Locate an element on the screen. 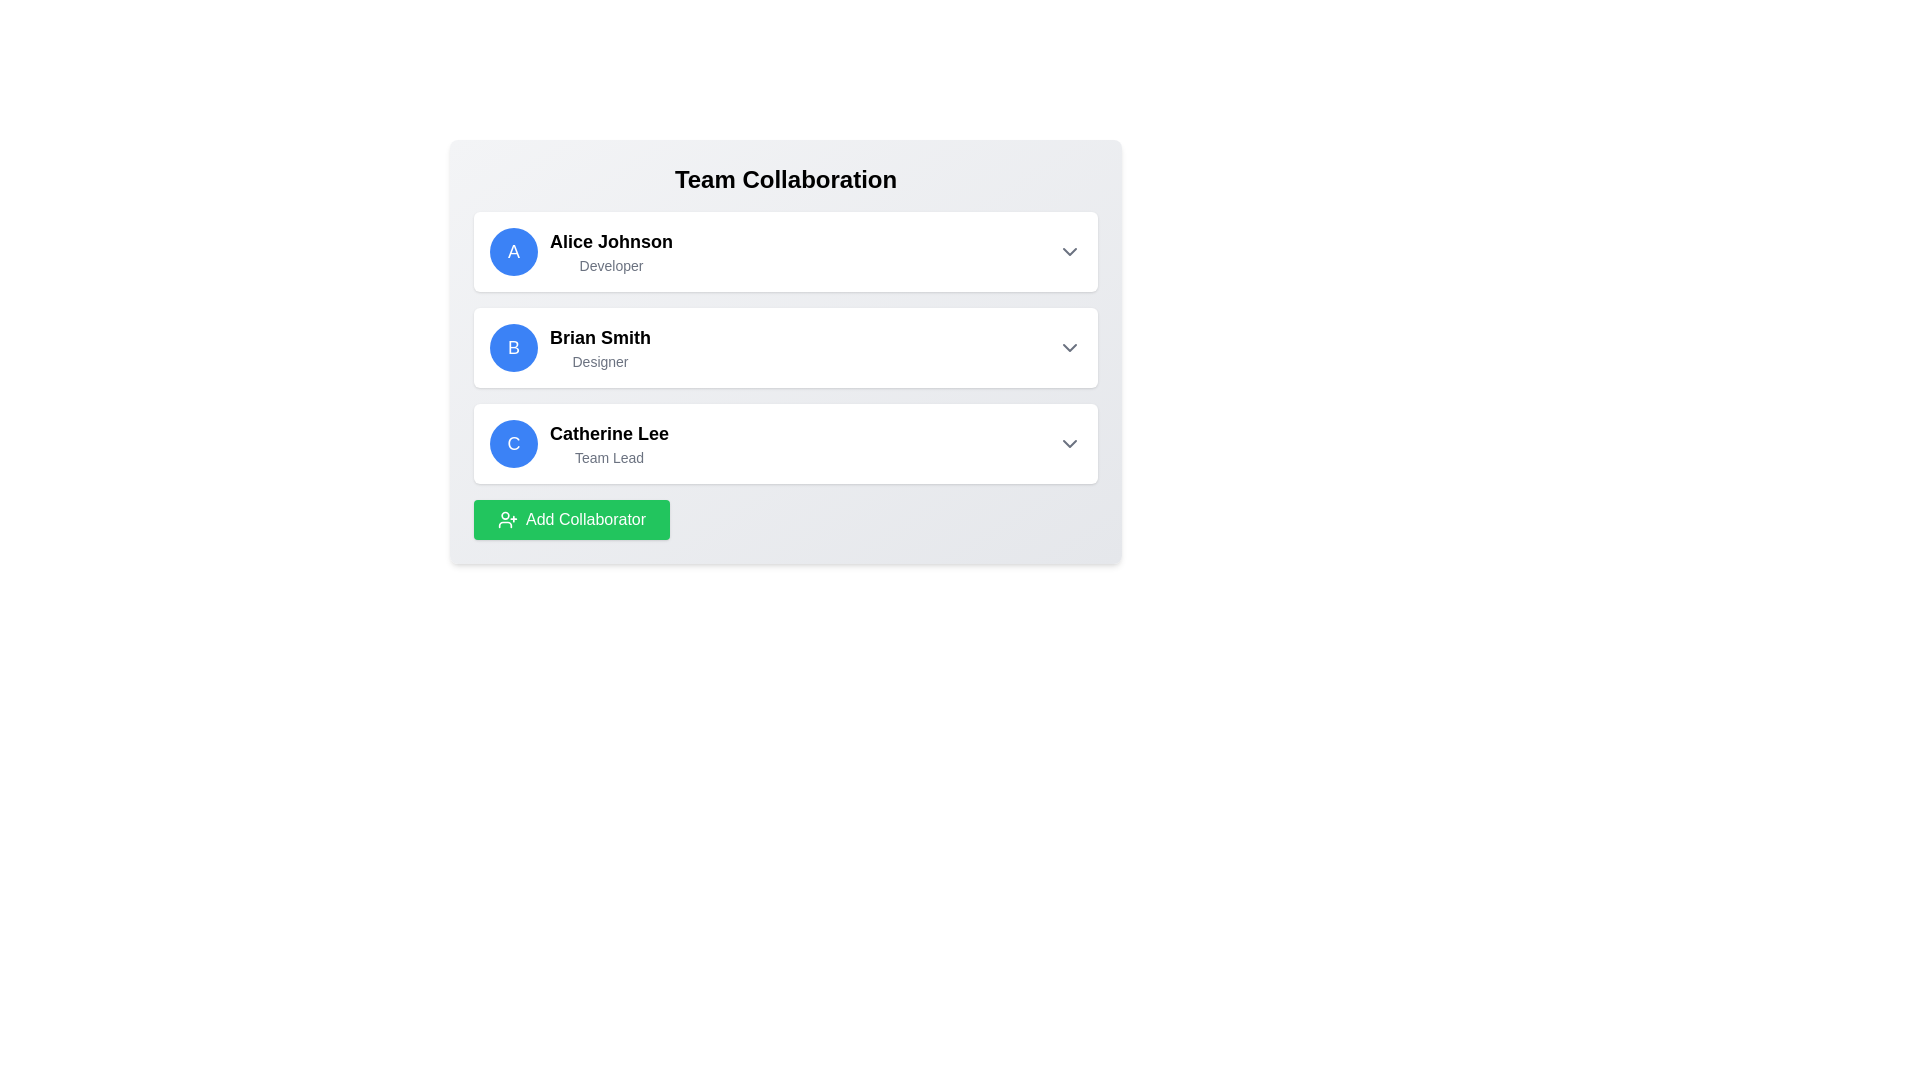 The image size is (1920, 1080). the text label that describes the role or title of the user 'Alice Johnson' in the 'Team Collaboration' section, located immediately below the name 'Alice Johnson' is located at coordinates (610, 265).